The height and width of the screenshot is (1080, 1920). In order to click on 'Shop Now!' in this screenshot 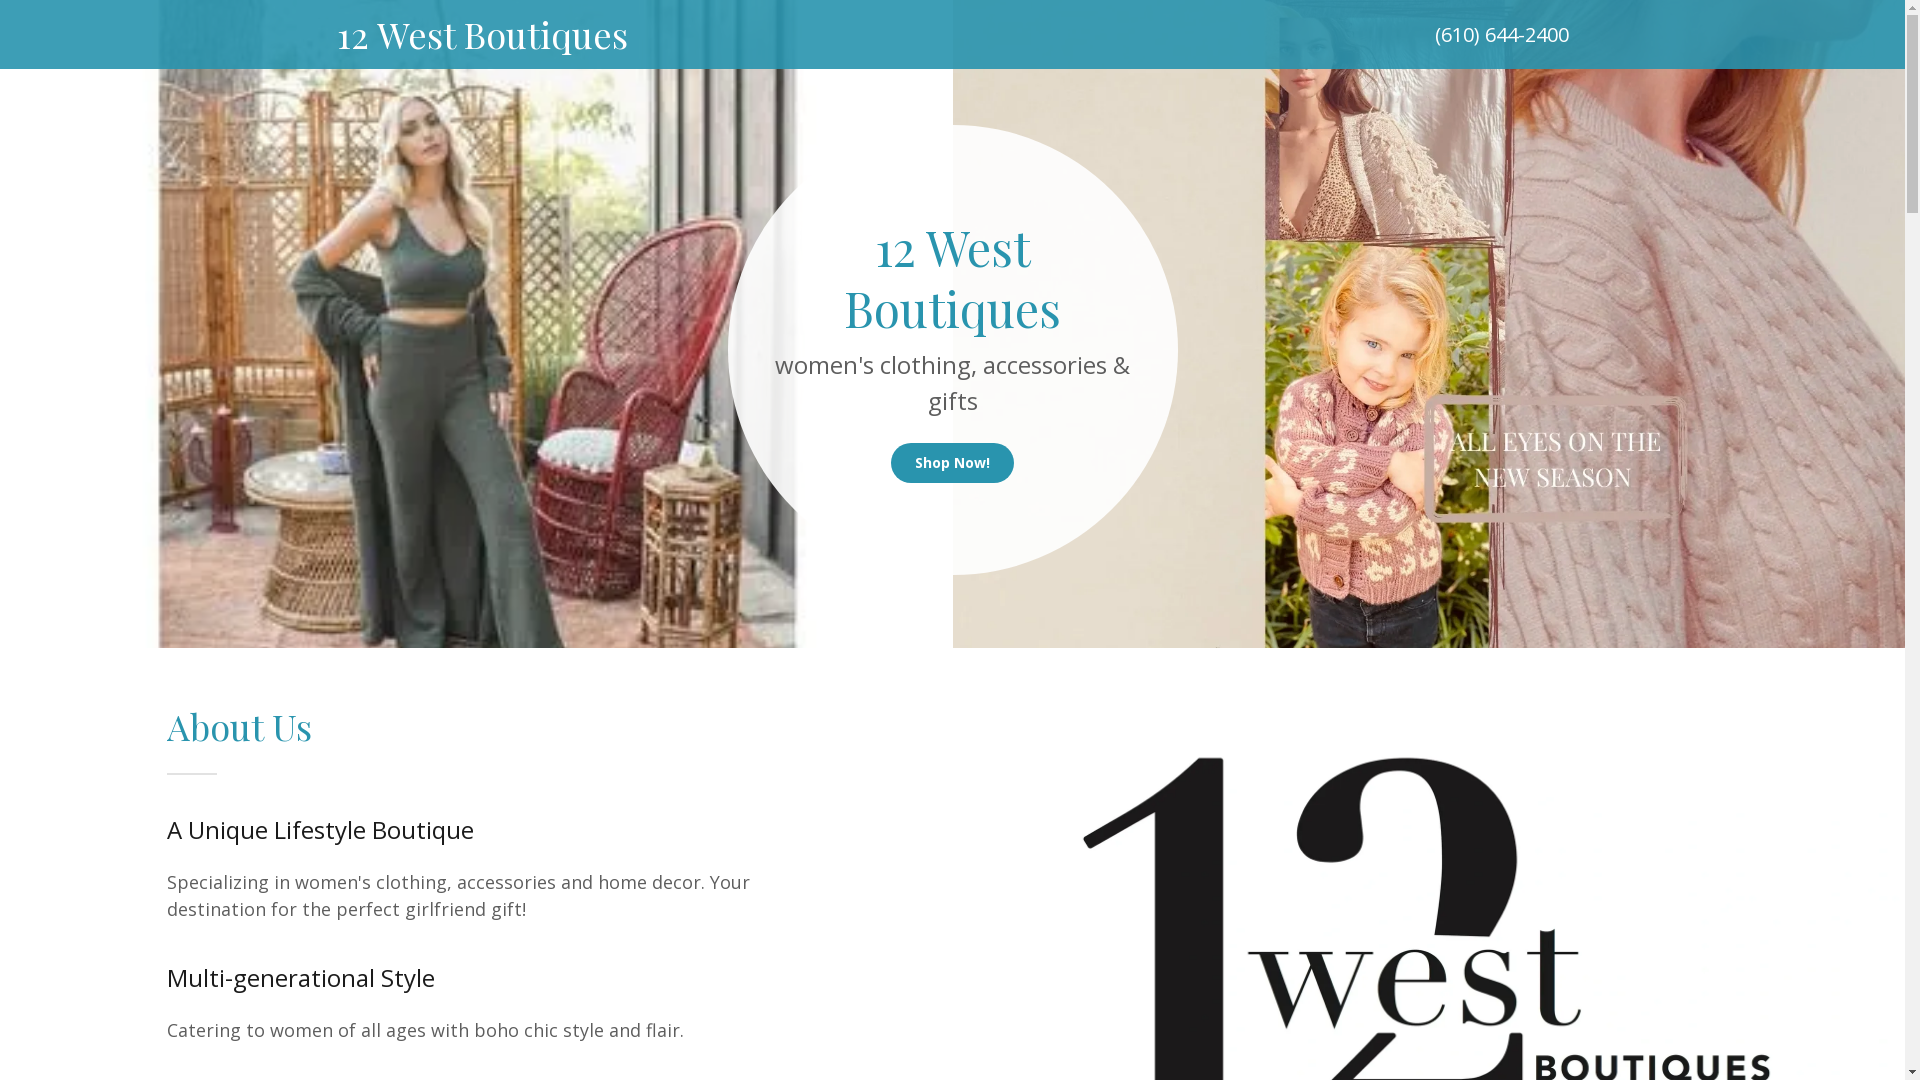, I will do `click(951, 462)`.